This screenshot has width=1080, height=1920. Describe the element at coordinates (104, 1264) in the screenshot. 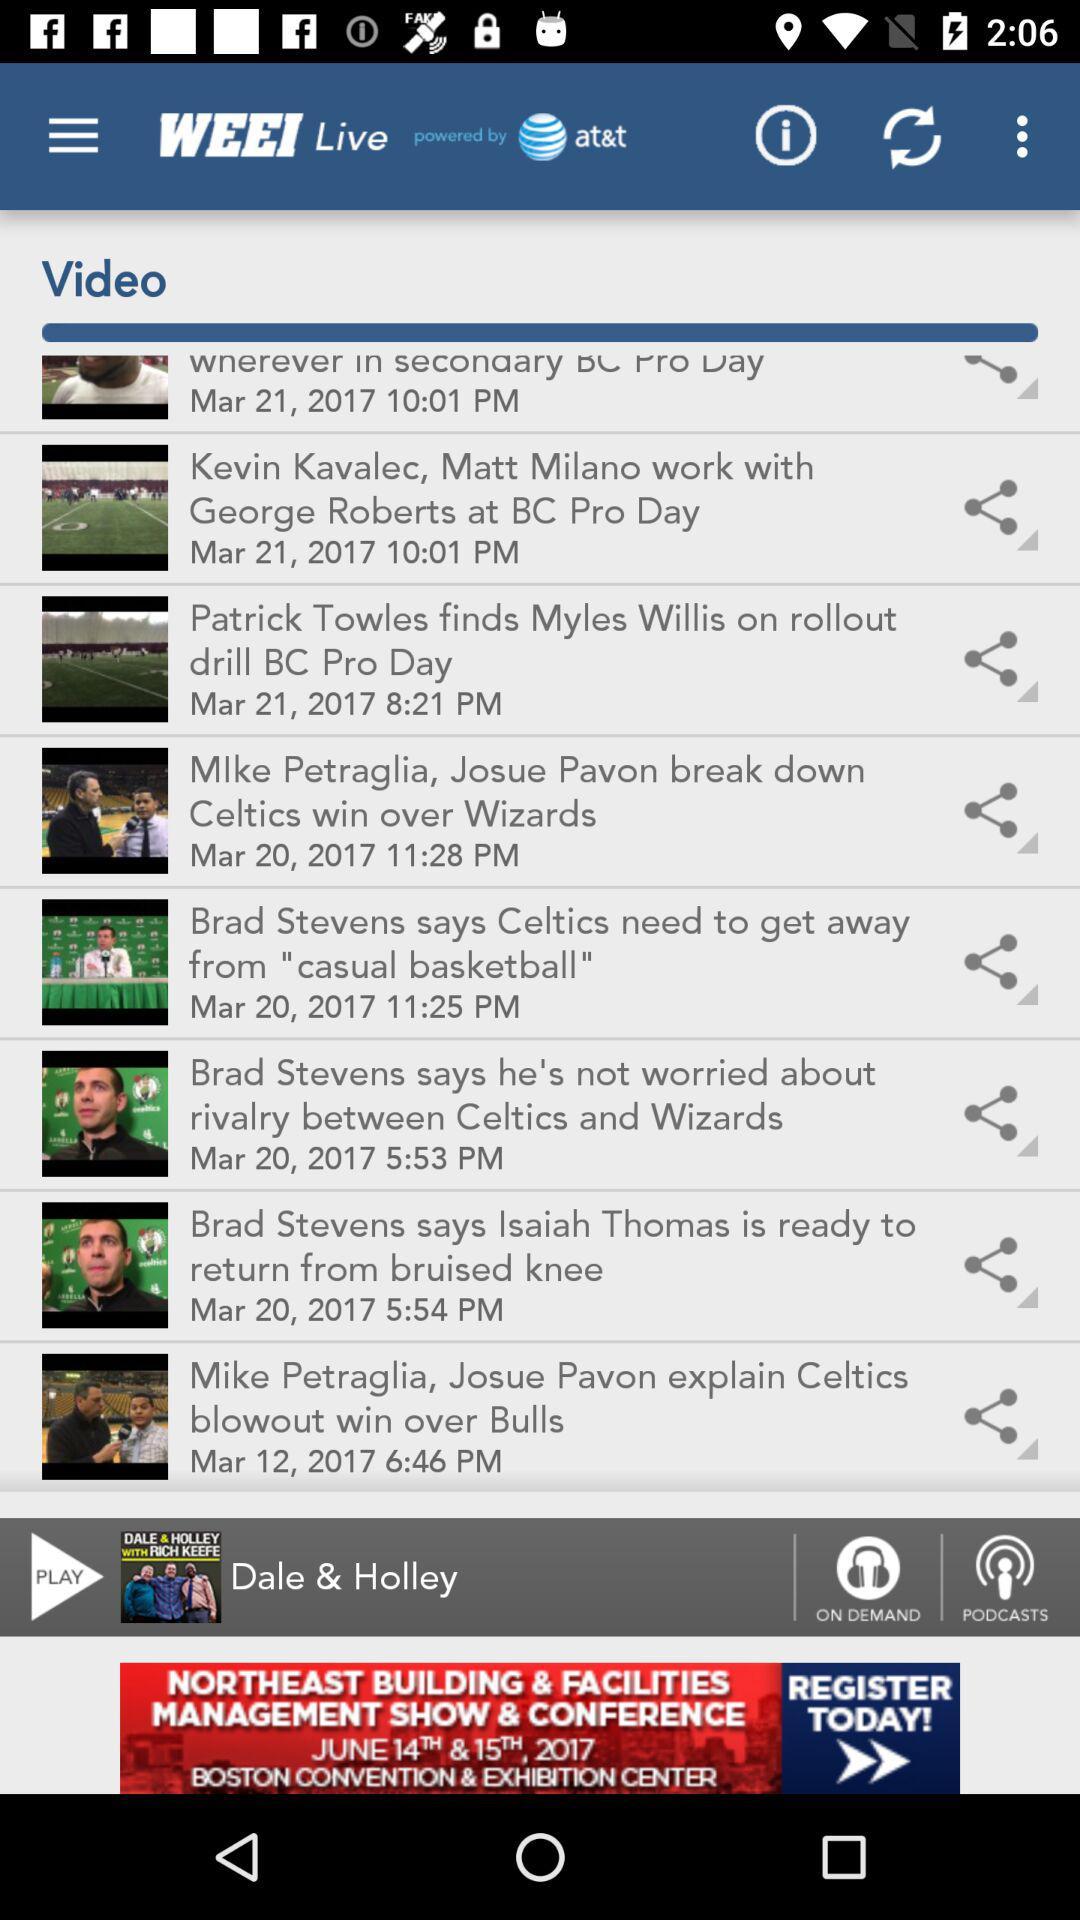

I see `the second picture from the bottom` at that location.